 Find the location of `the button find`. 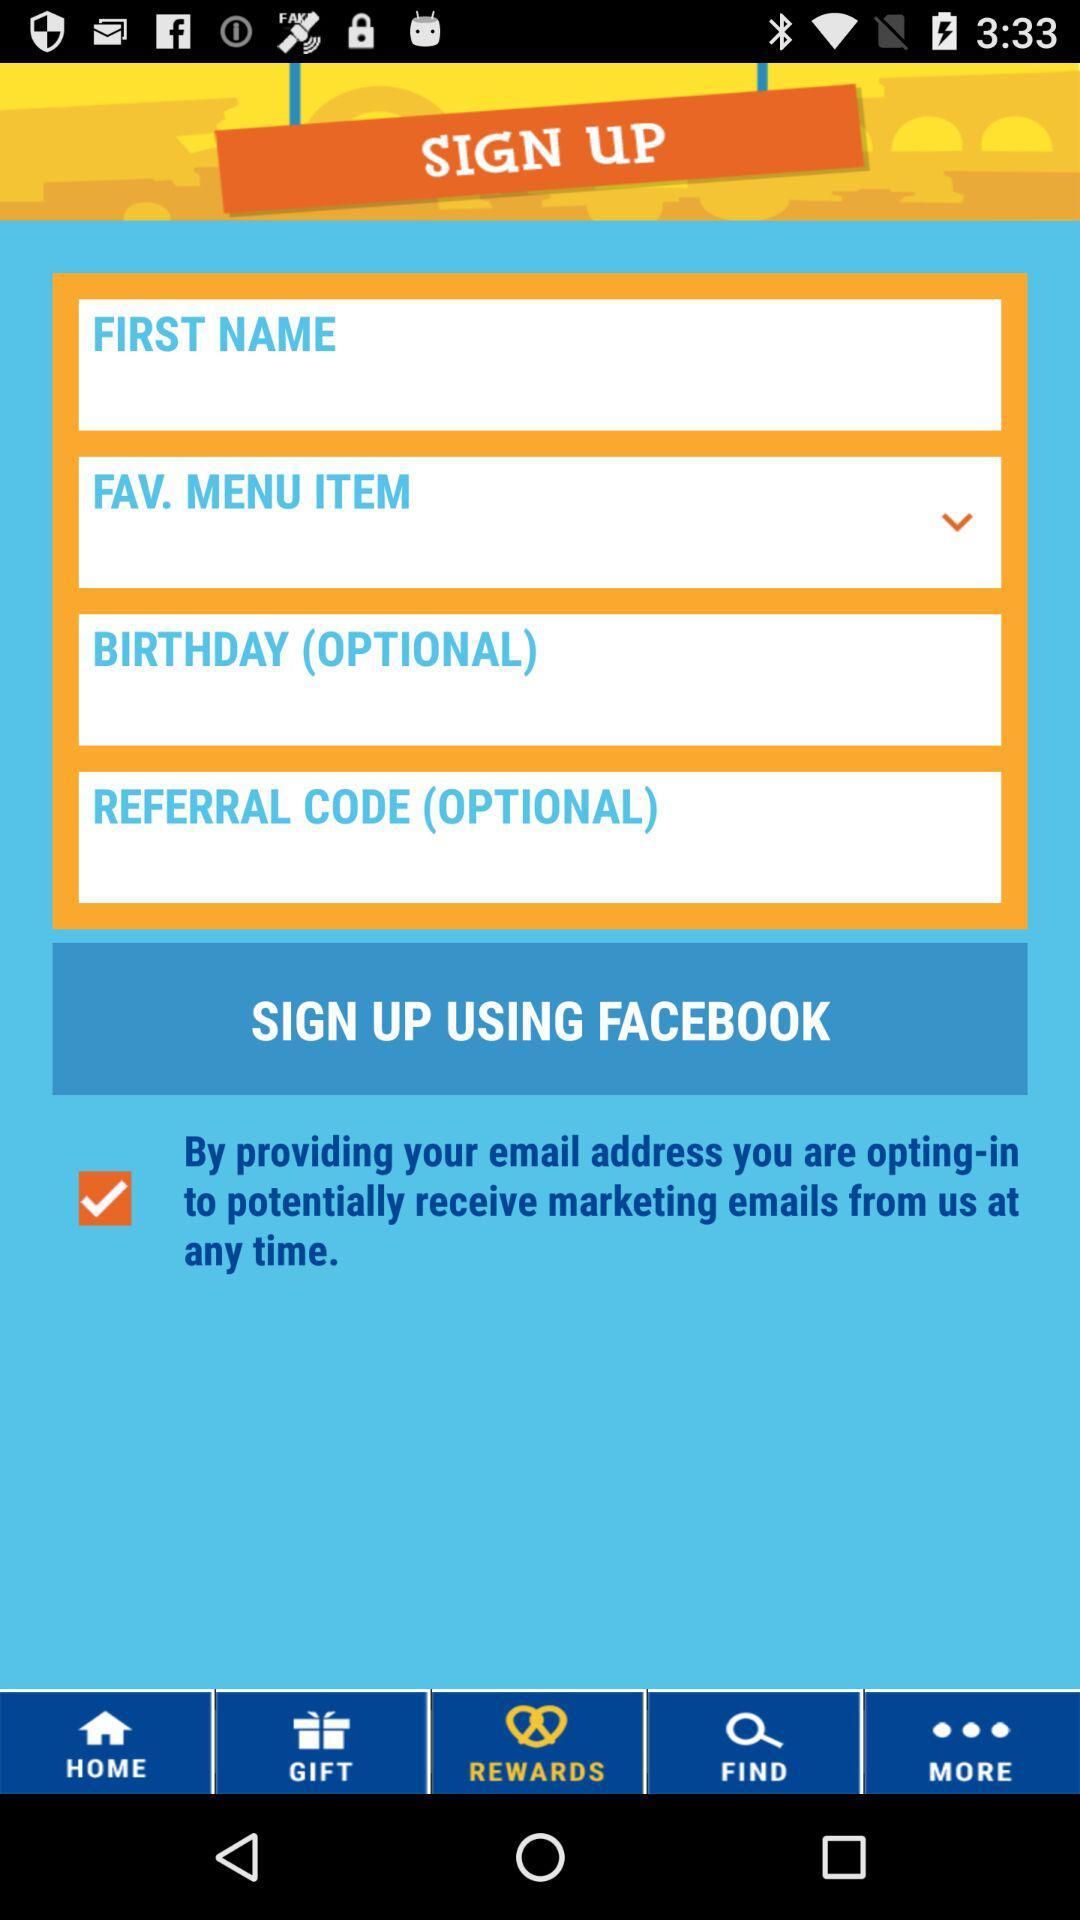

the button find is located at coordinates (755, 1740).